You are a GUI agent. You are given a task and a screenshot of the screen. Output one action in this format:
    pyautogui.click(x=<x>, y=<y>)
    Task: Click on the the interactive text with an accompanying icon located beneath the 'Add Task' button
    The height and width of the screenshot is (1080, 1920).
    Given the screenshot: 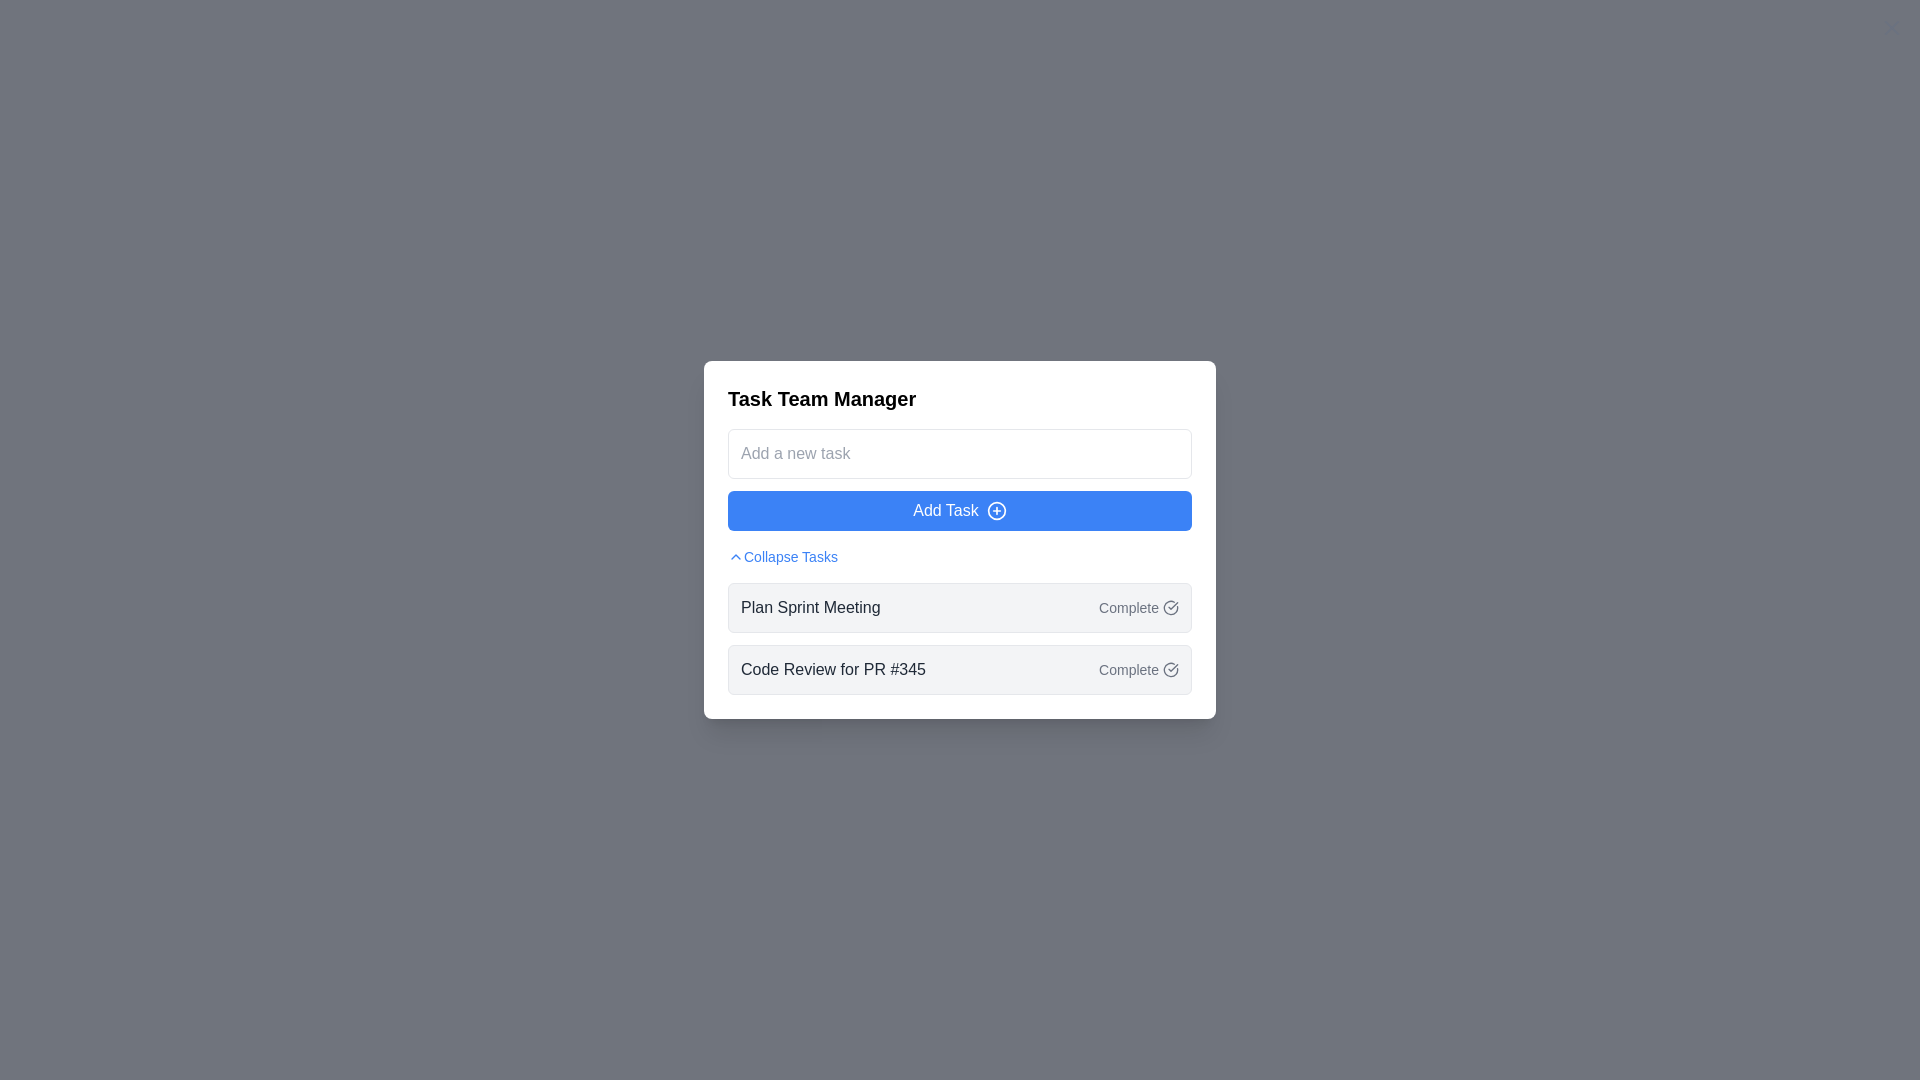 What is the action you would take?
    pyautogui.click(x=781, y=556)
    